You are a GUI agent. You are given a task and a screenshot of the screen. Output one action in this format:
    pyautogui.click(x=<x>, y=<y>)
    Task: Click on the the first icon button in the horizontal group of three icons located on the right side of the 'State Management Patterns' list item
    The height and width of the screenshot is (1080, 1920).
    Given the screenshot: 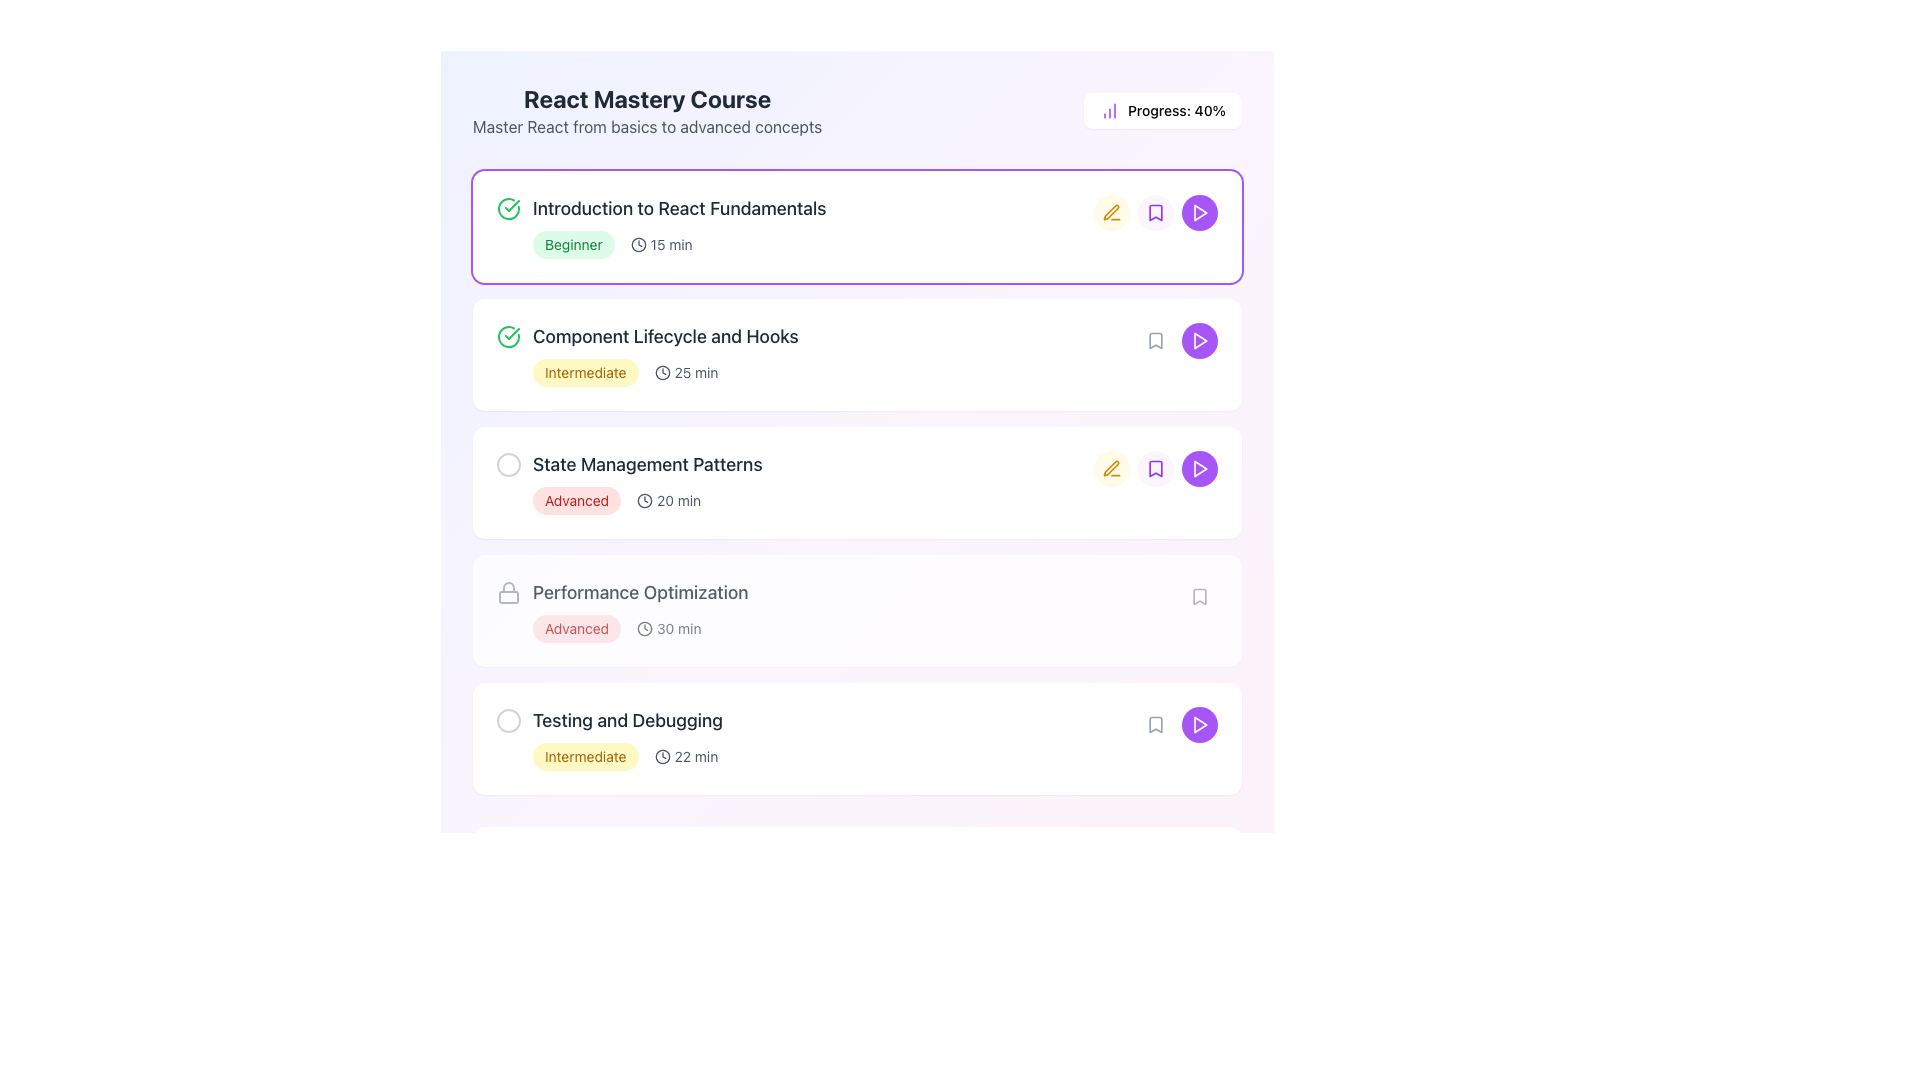 What is the action you would take?
    pyautogui.click(x=1111, y=469)
    